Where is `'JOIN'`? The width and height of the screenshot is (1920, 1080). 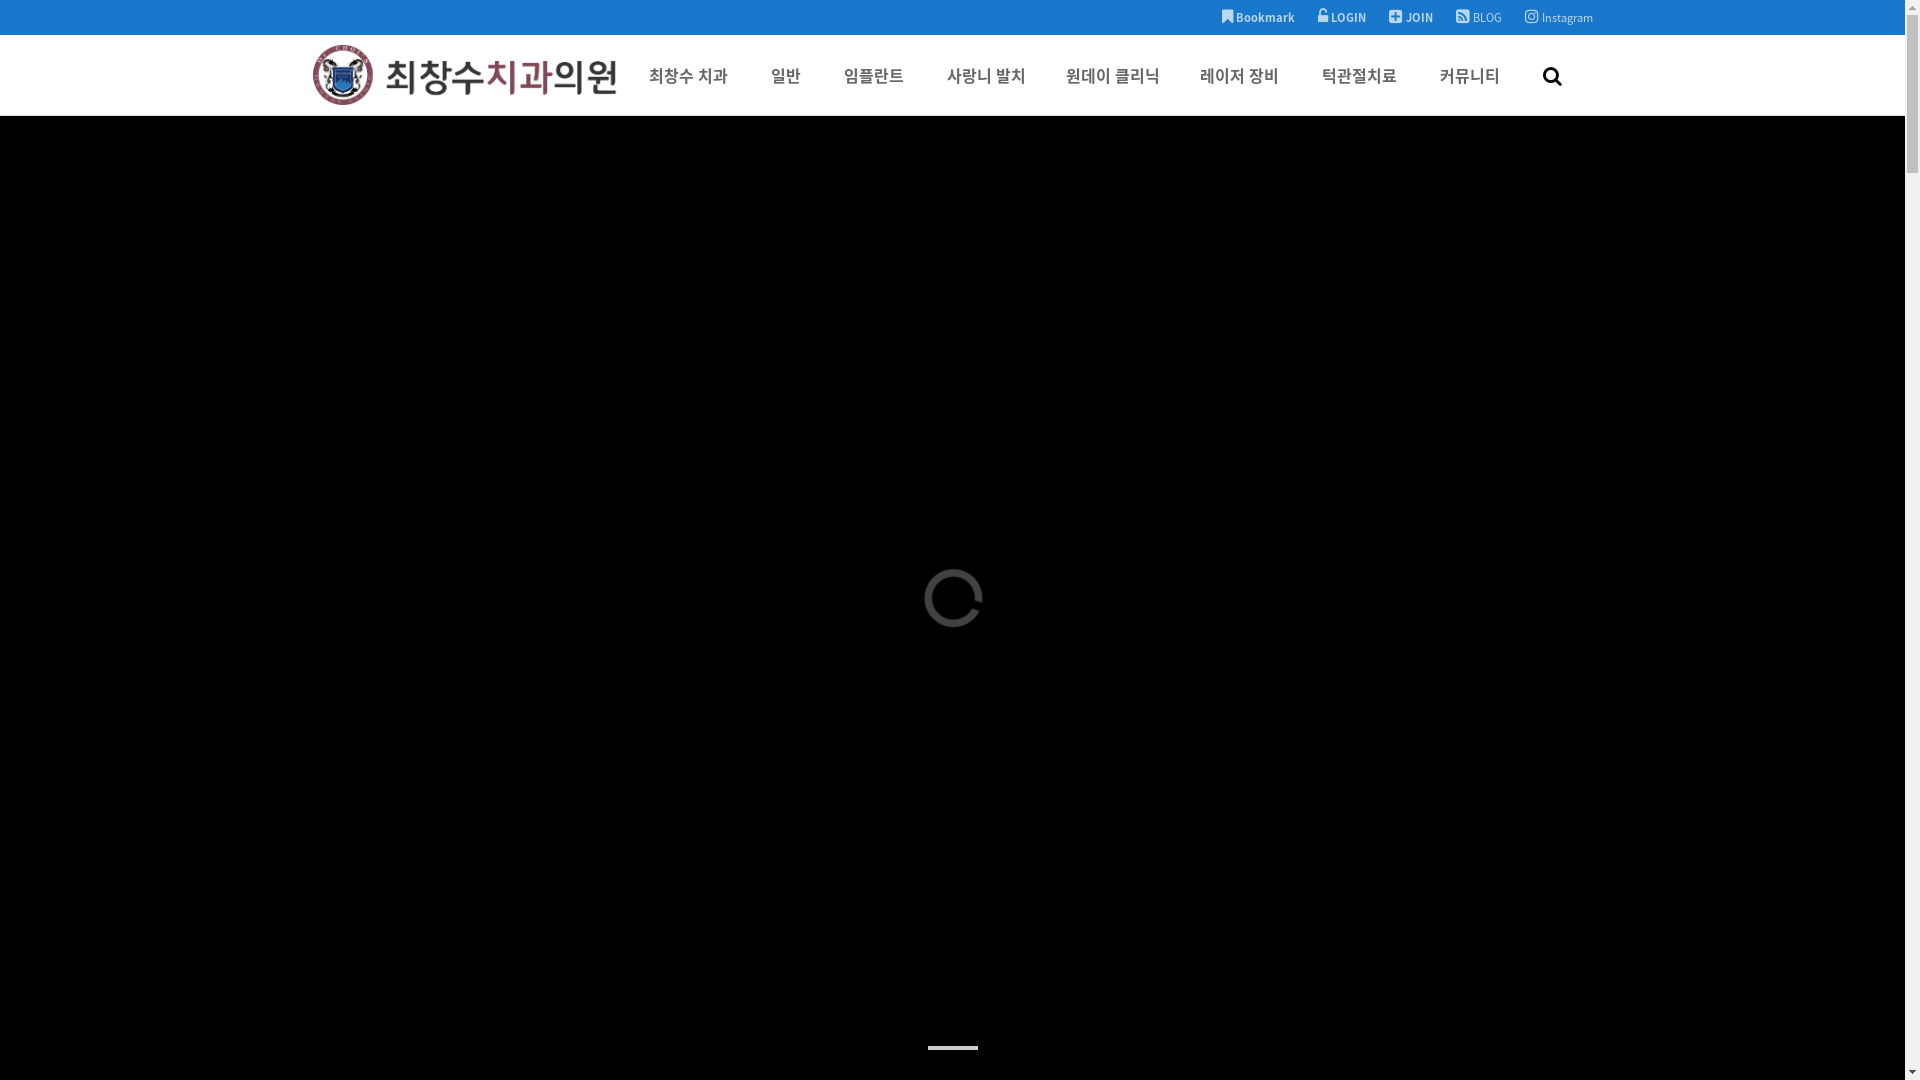
'JOIN' is located at coordinates (1409, 17).